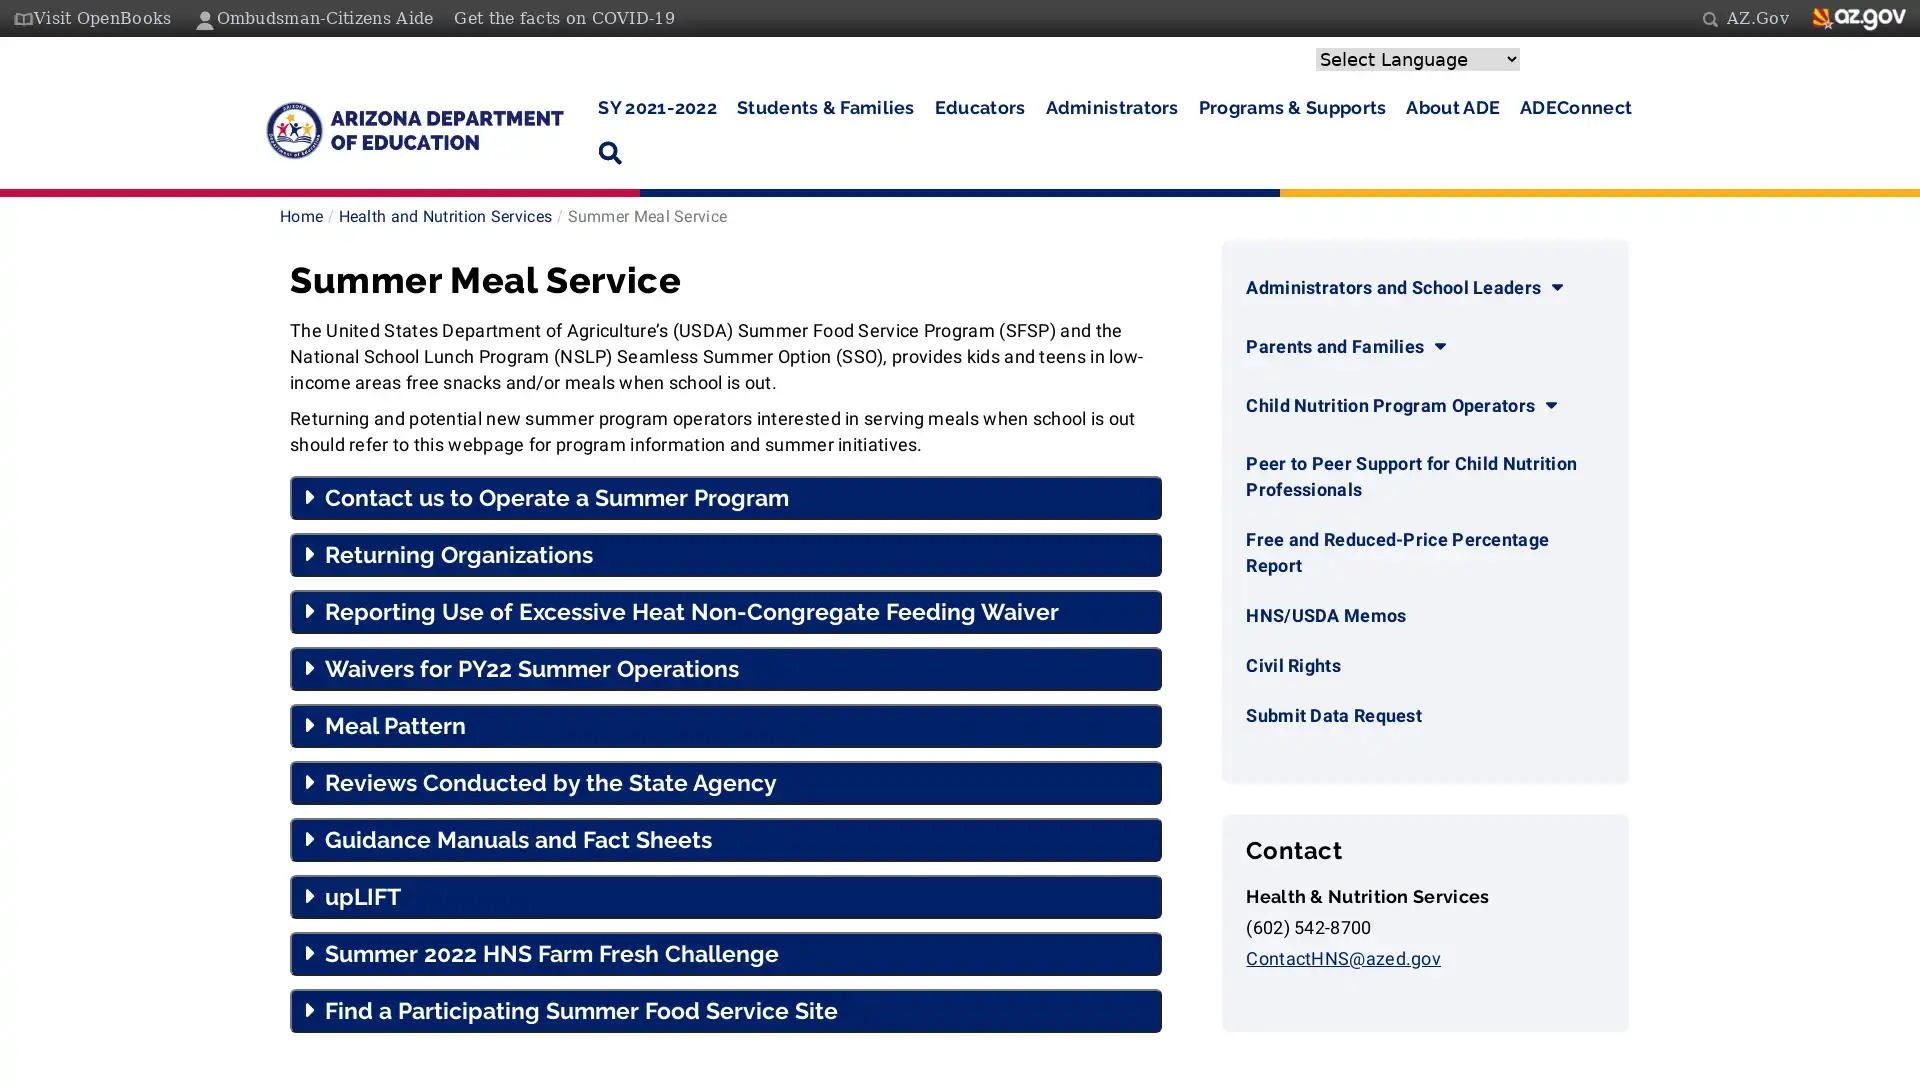 This screenshot has width=1920, height=1080. Describe the element at coordinates (1555, 288) in the screenshot. I see `Administrators and School Leaders` at that location.